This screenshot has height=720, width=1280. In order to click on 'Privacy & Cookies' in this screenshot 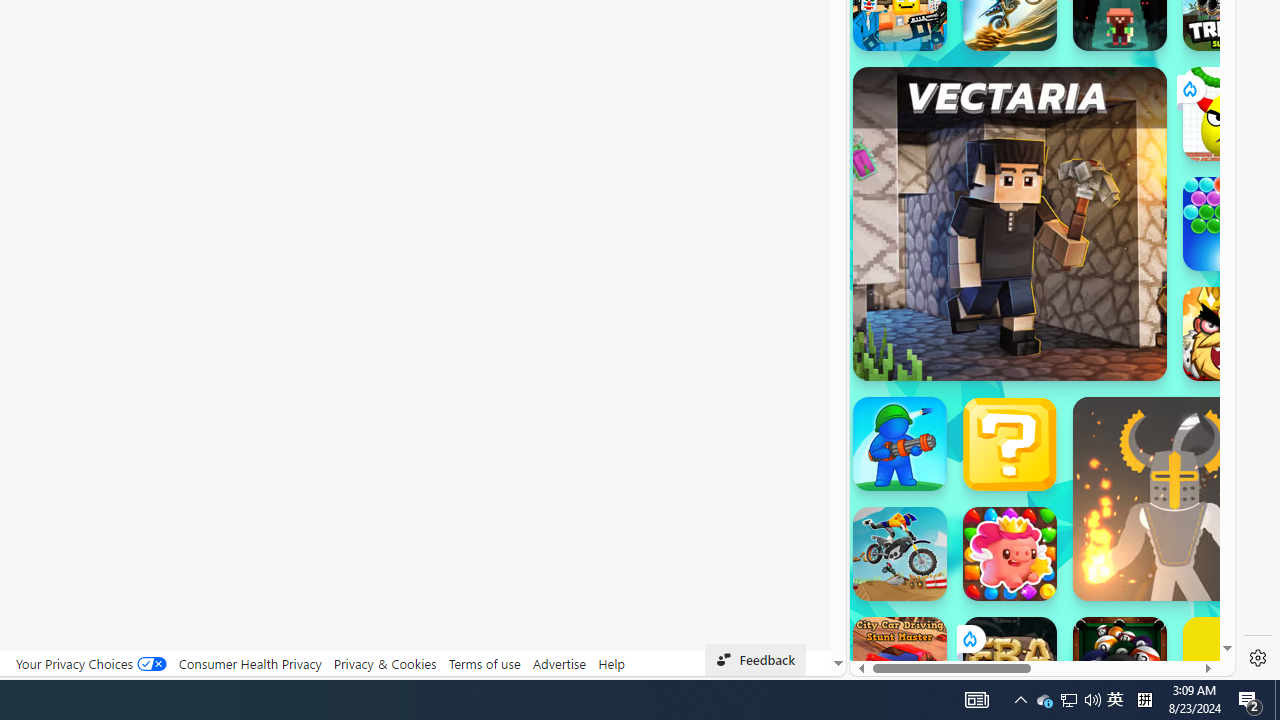, I will do `click(384, 663)`.